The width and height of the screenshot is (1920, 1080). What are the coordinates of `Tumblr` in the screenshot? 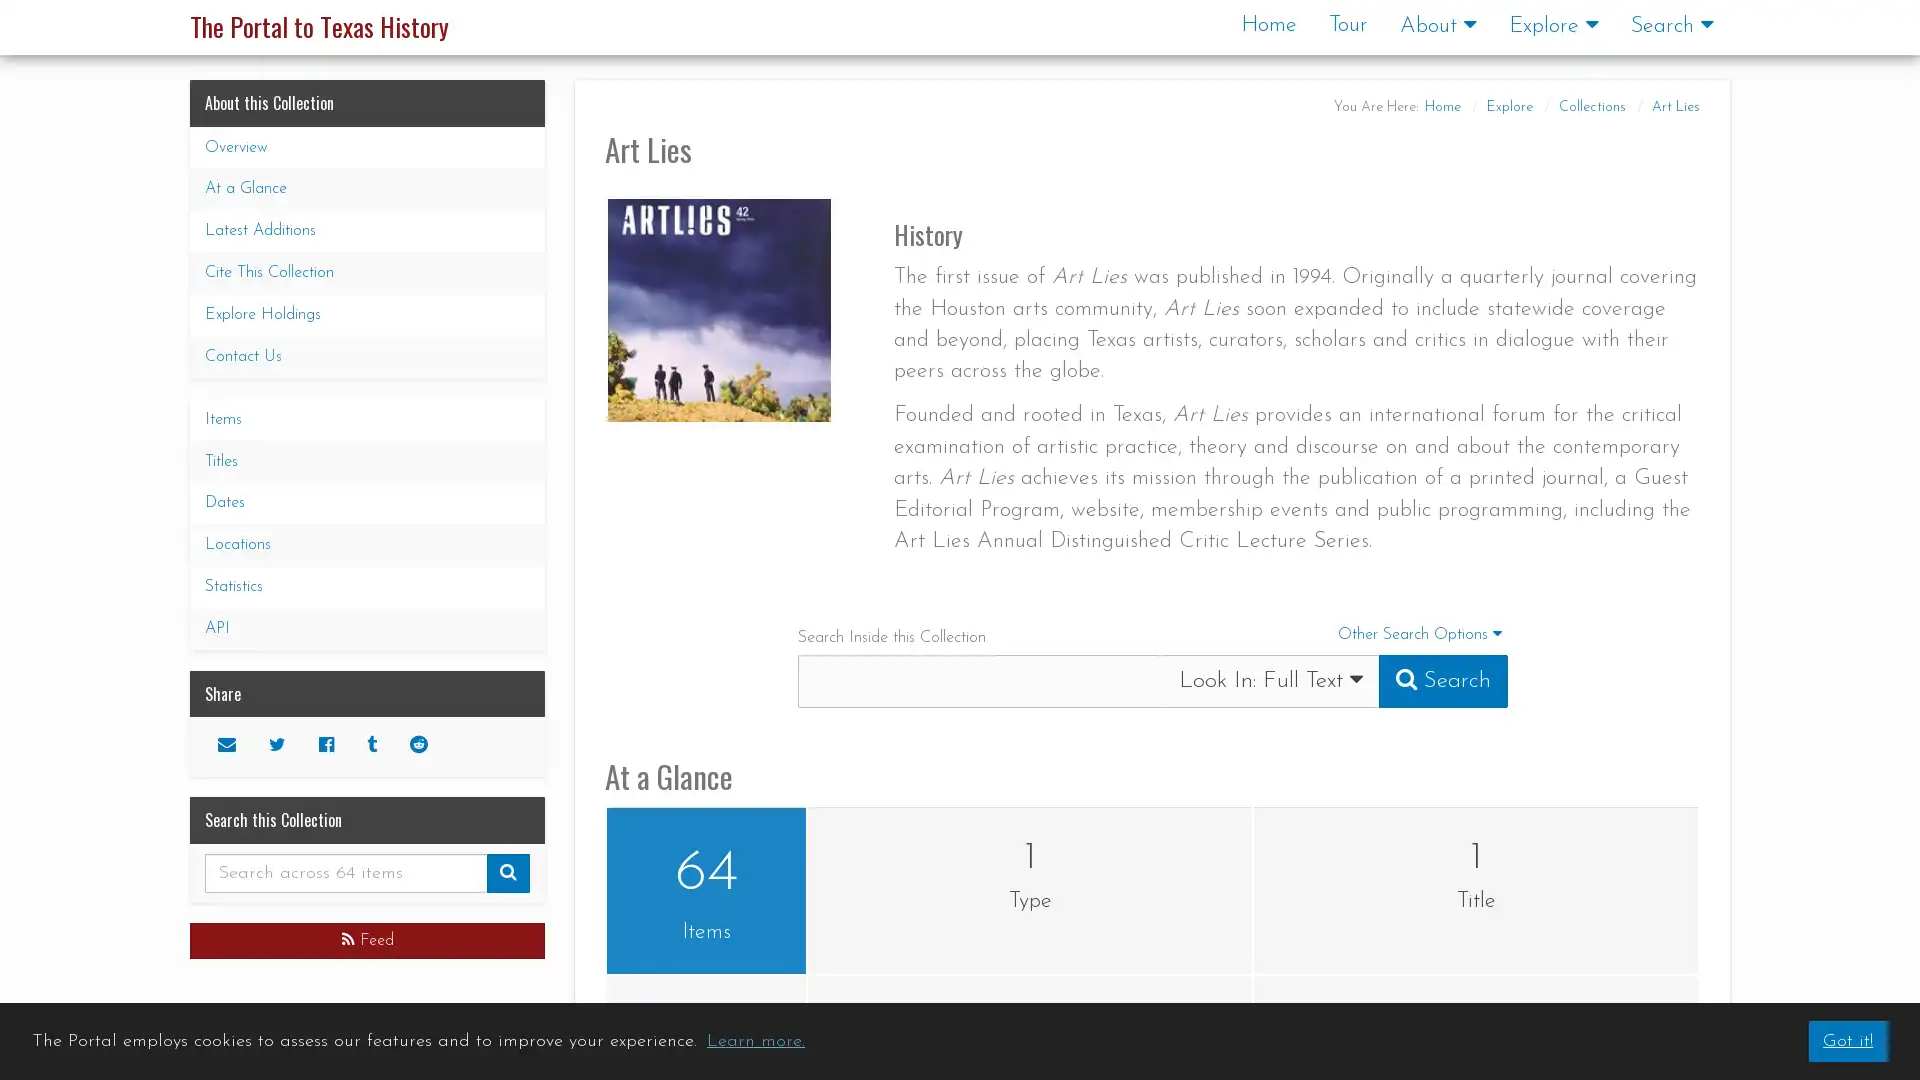 It's located at (372, 747).